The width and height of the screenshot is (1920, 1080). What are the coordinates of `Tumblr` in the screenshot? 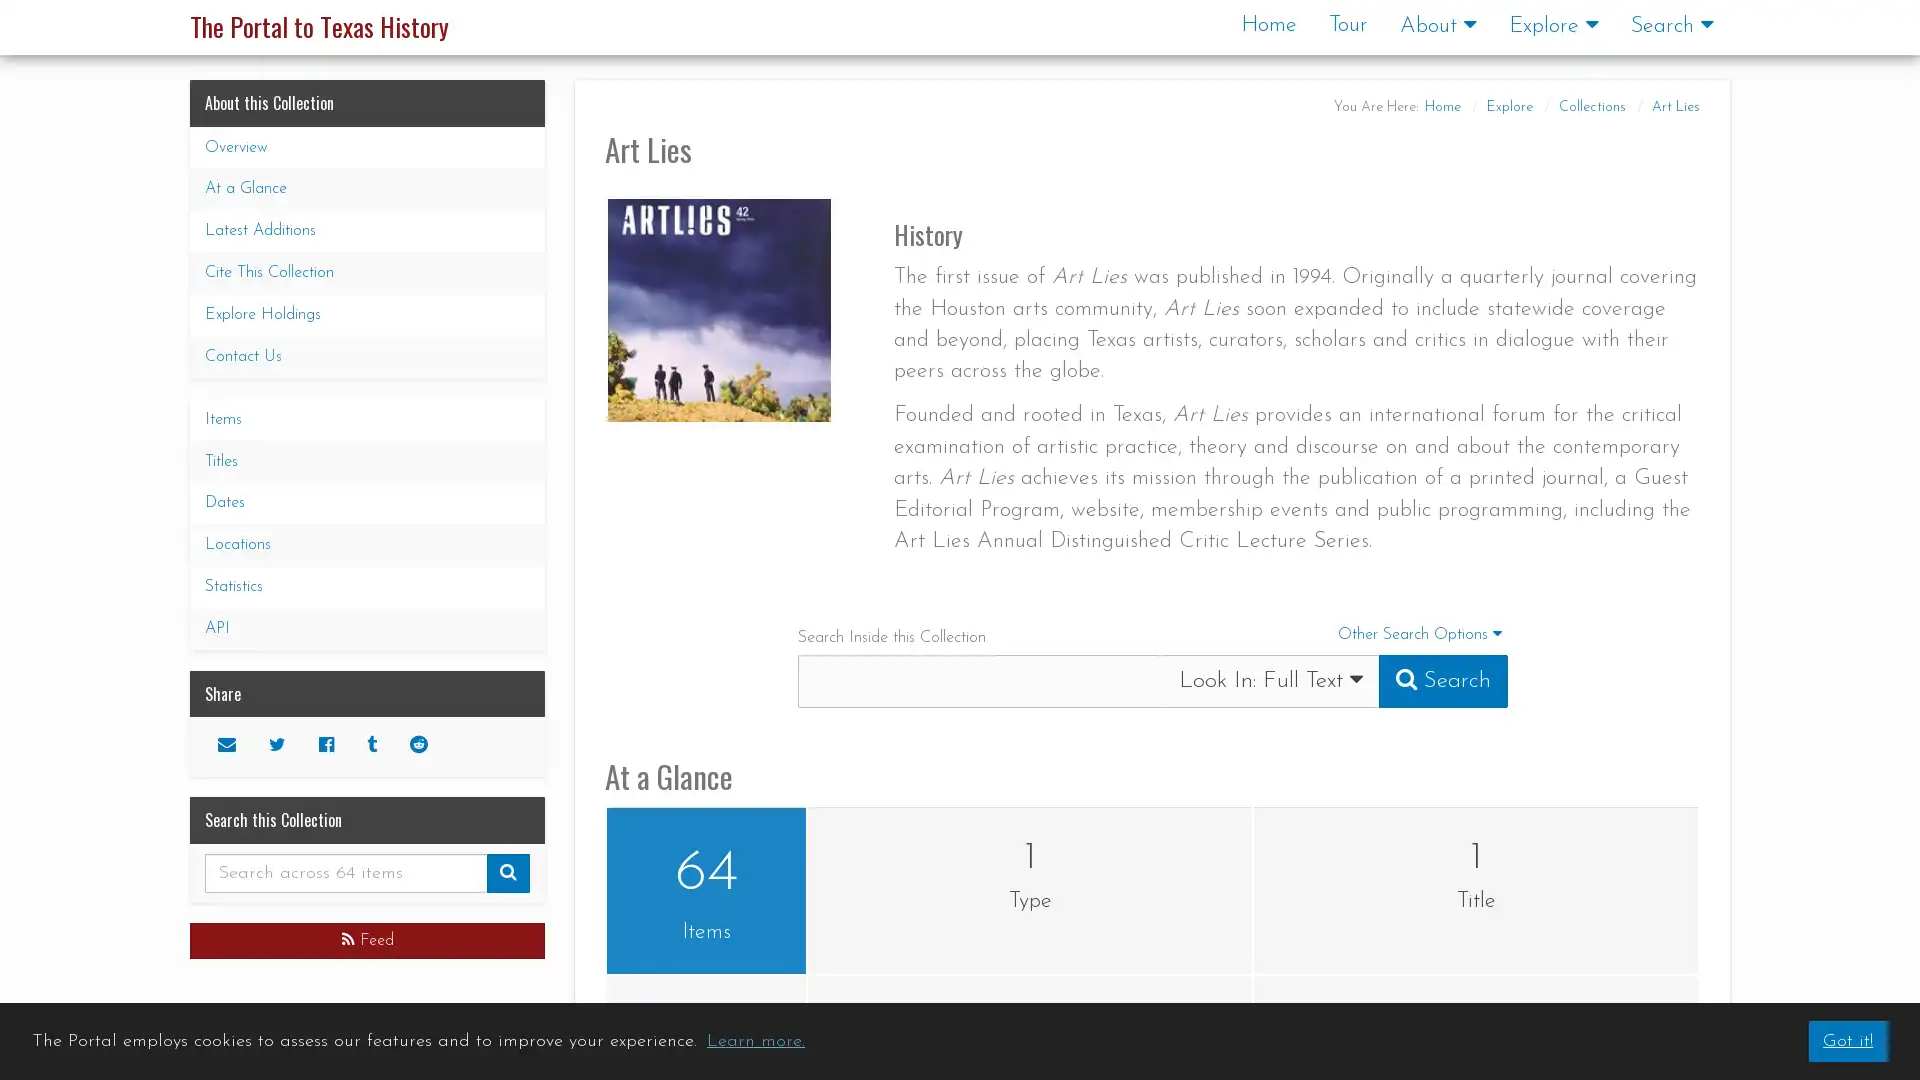 It's located at (372, 747).